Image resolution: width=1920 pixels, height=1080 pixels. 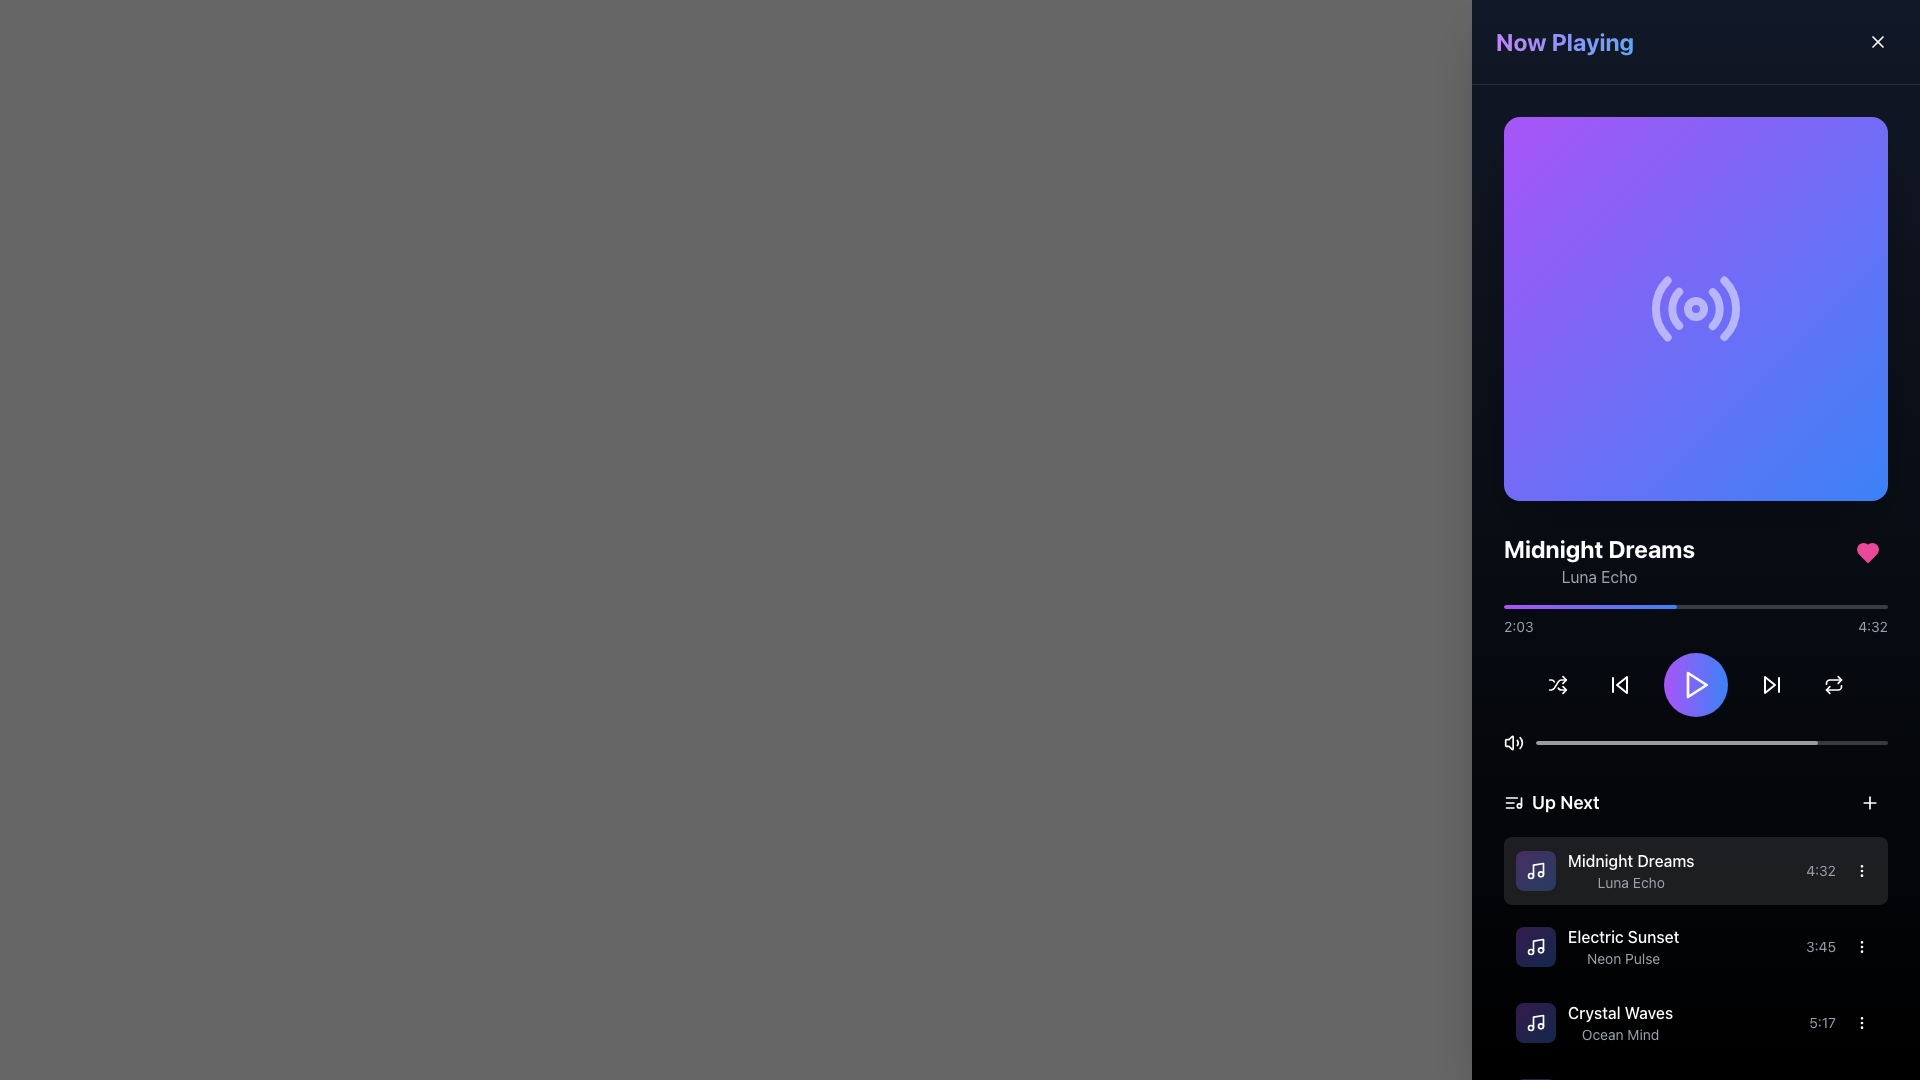 What do you see at coordinates (1623, 946) in the screenshot?
I see `the text display component for item titles and subtitles that shows 'Electric Sunset' and 'Neon Pulse'` at bounding box center [1623, 946].